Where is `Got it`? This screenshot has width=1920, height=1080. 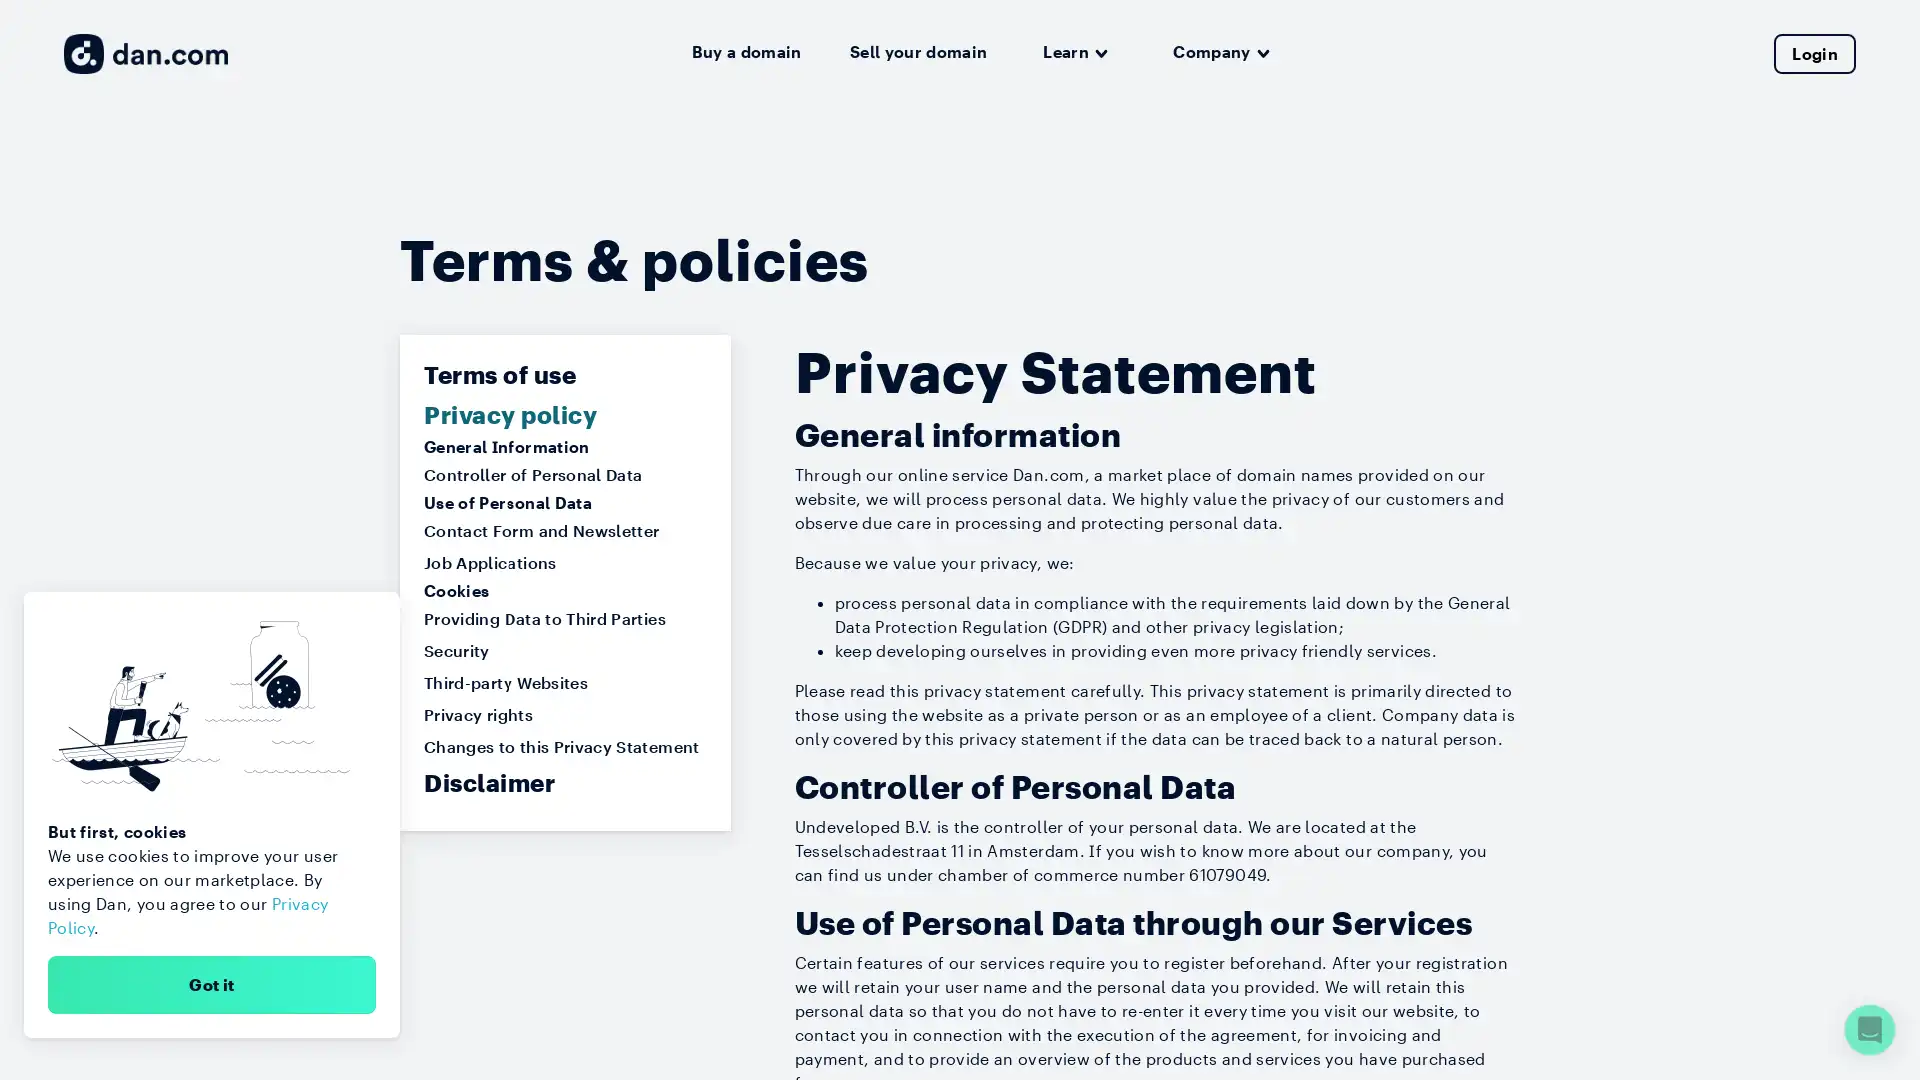
Got it is located at coordinates (211, 983).